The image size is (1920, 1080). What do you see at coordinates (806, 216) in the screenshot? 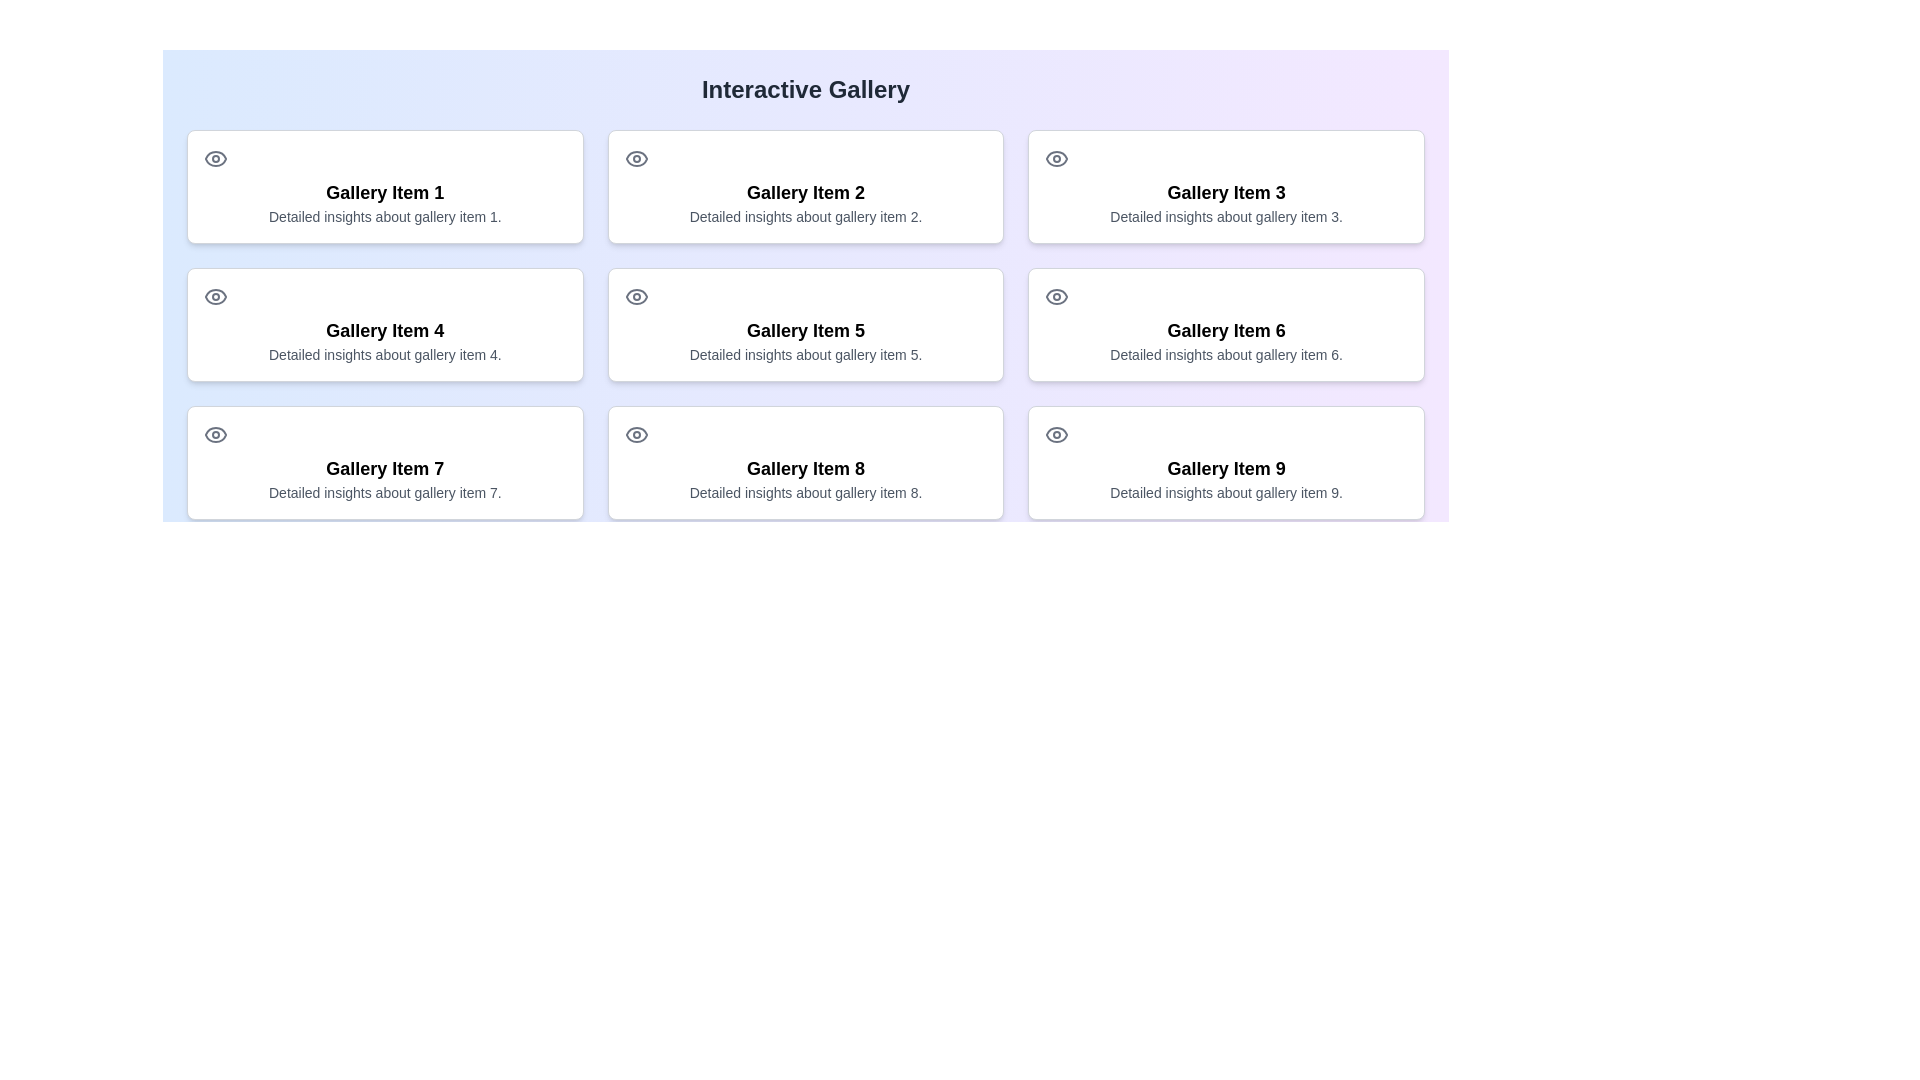
I see `nearby elements within the bordered, rounded card that contains the text 'Detailed insights about gallery item 2.'` at bounding box center [806, 216].